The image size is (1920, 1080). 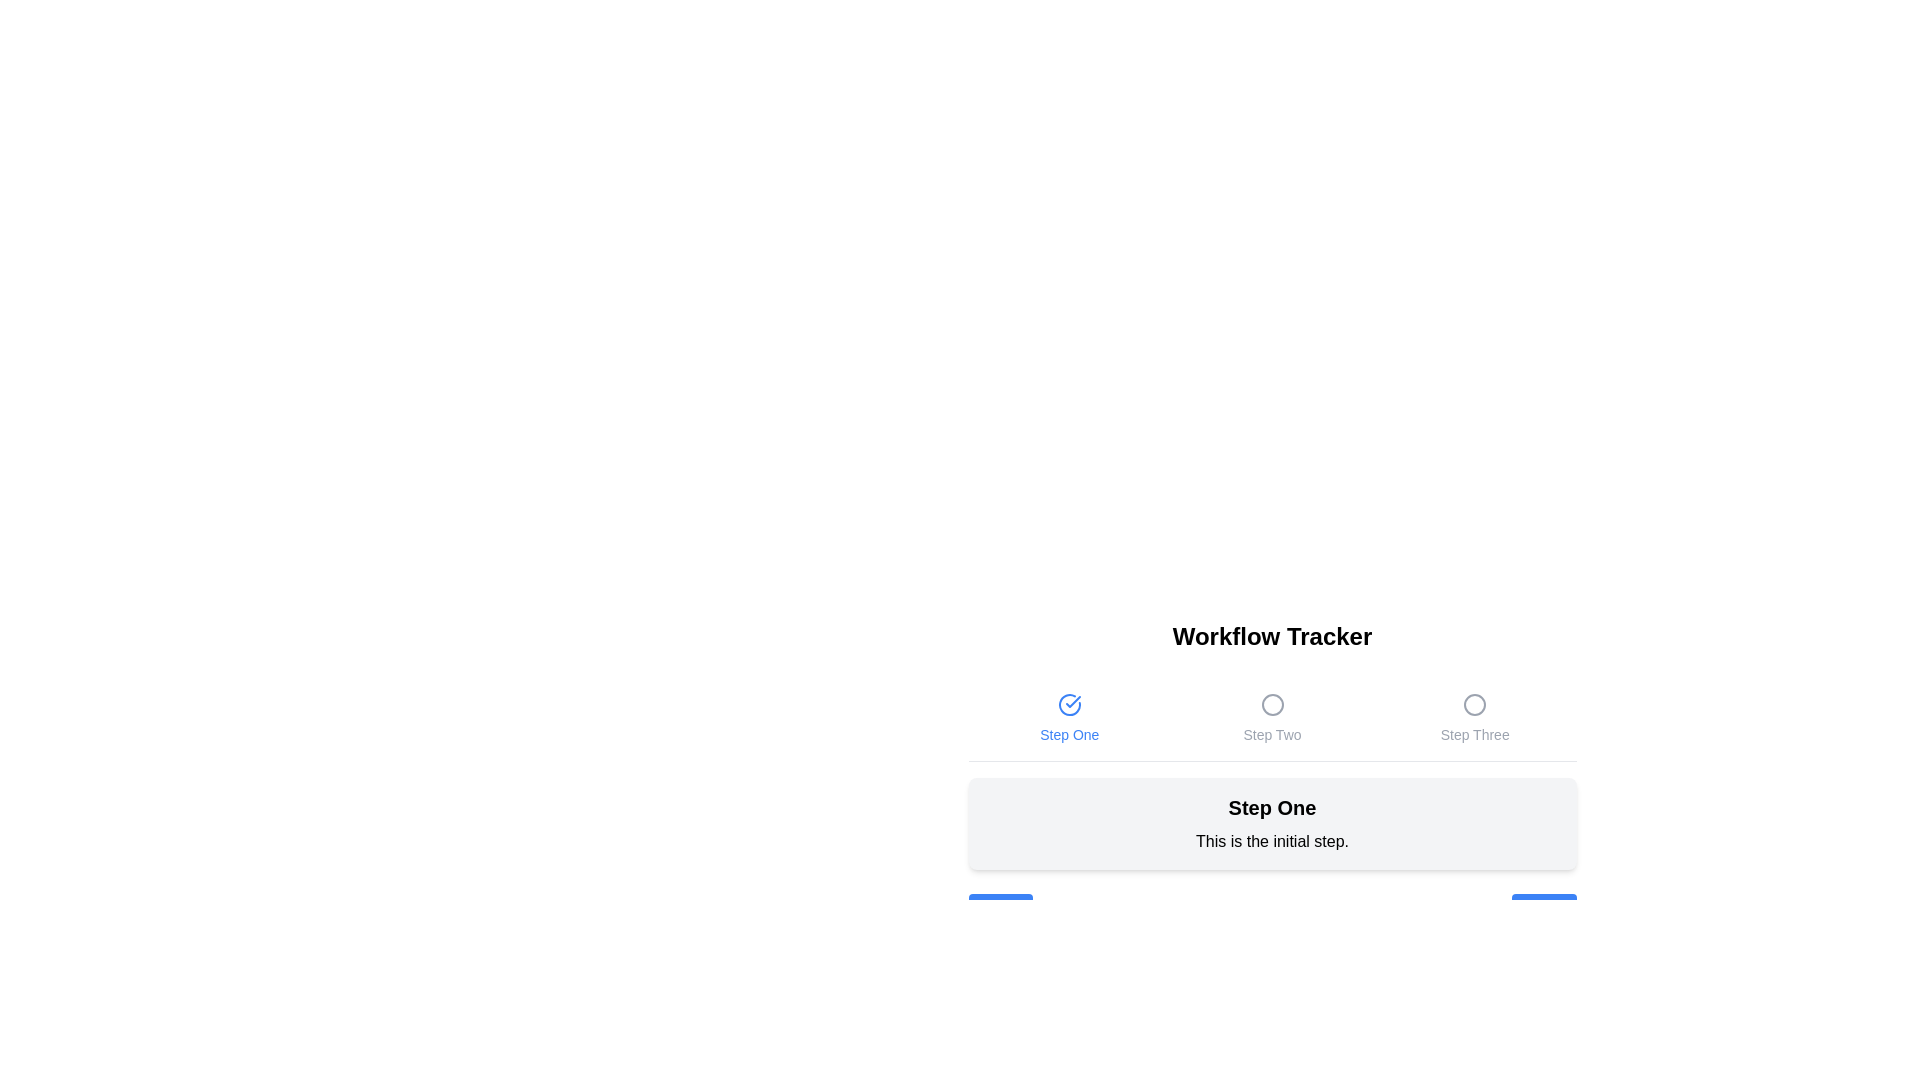 I want to click on the decorative checkmark graphic within the SVG that indicates a 'completed' status, located above the 'Step One' label in the 'Workflow Tracker' section, so click(x=1072, y=701).